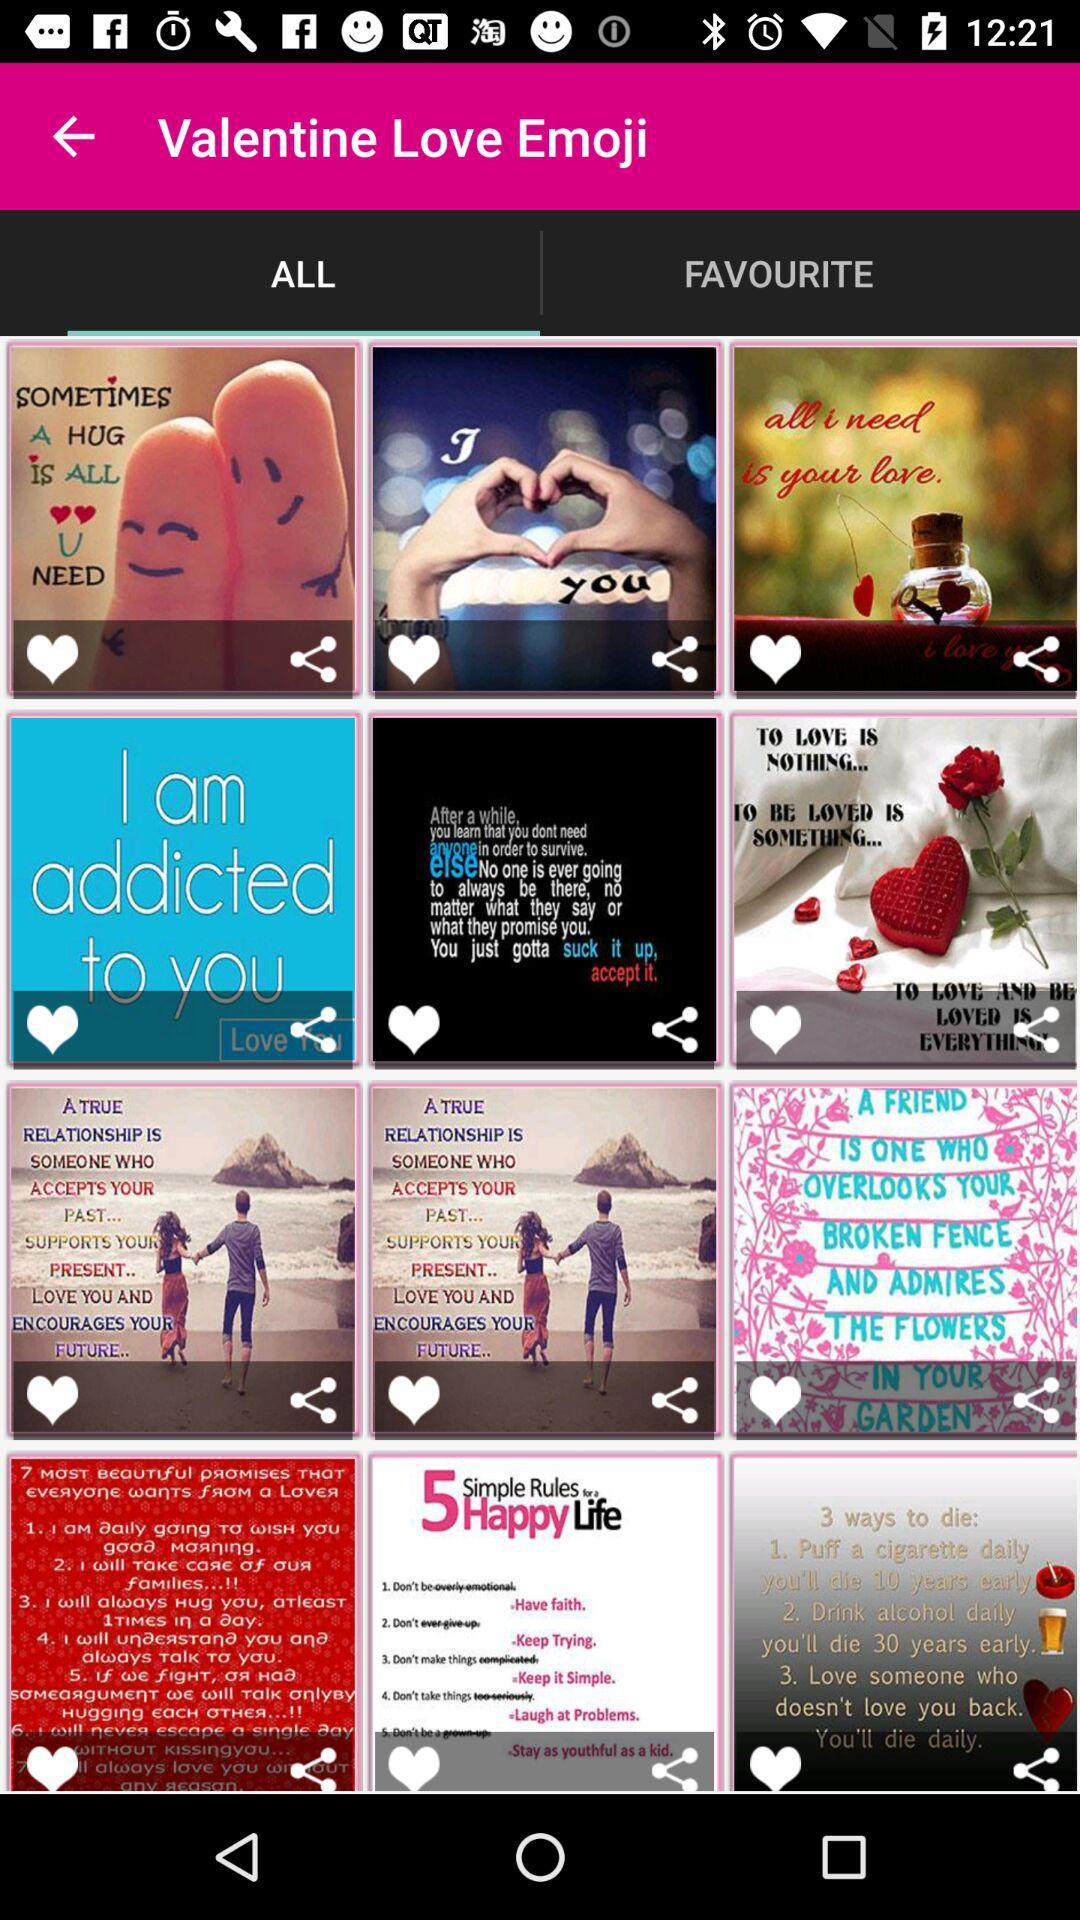 This screenshot has width=1080, height=1920. What do you see at coordinates (675, 1399) in the screenshot?
I see `share post` at bounding box center [675, 1399].